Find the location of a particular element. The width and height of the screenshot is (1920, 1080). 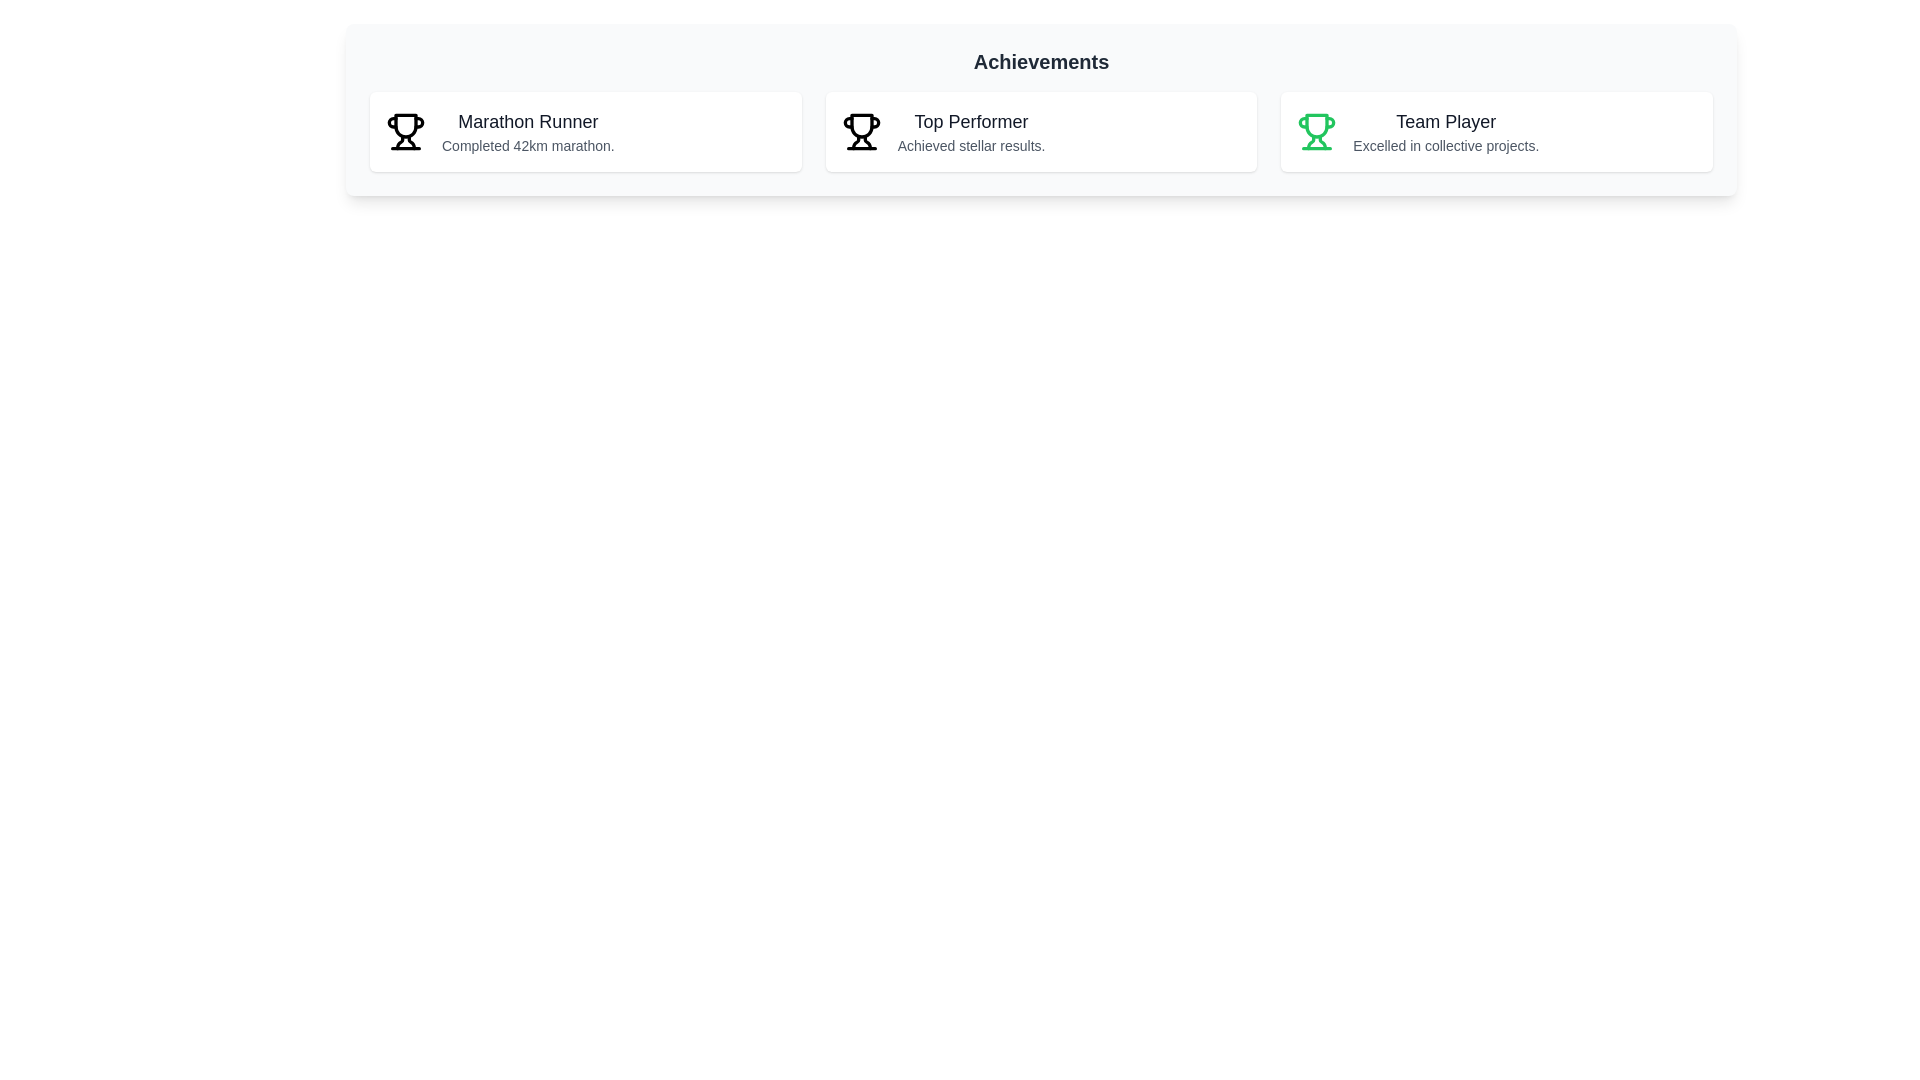

the green trophy icon located in the top-right section of the interface within the 'Team Player' panel, positioned left of the achievement text is located at coordinates (1317, 131).